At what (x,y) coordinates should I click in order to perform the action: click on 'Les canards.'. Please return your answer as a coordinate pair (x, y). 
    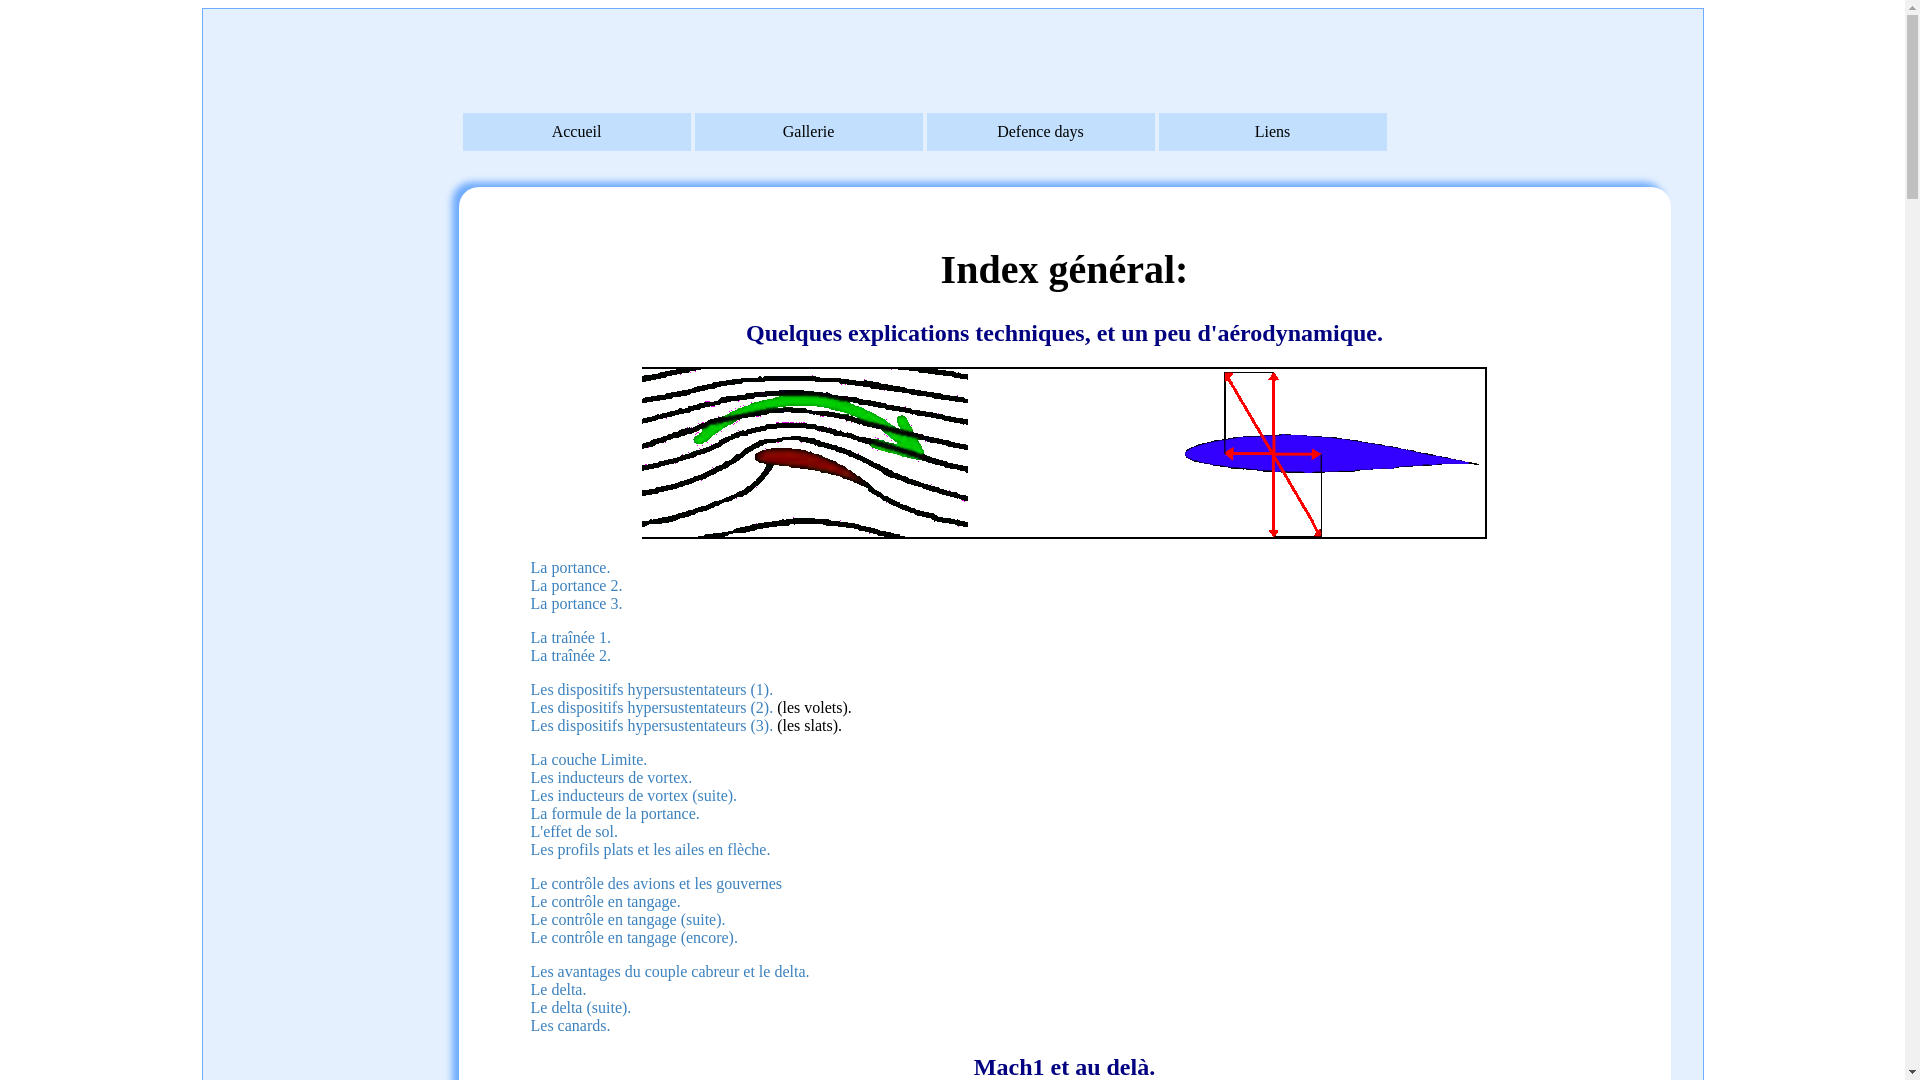
    Looking at the image, I should click on (569, 1024).